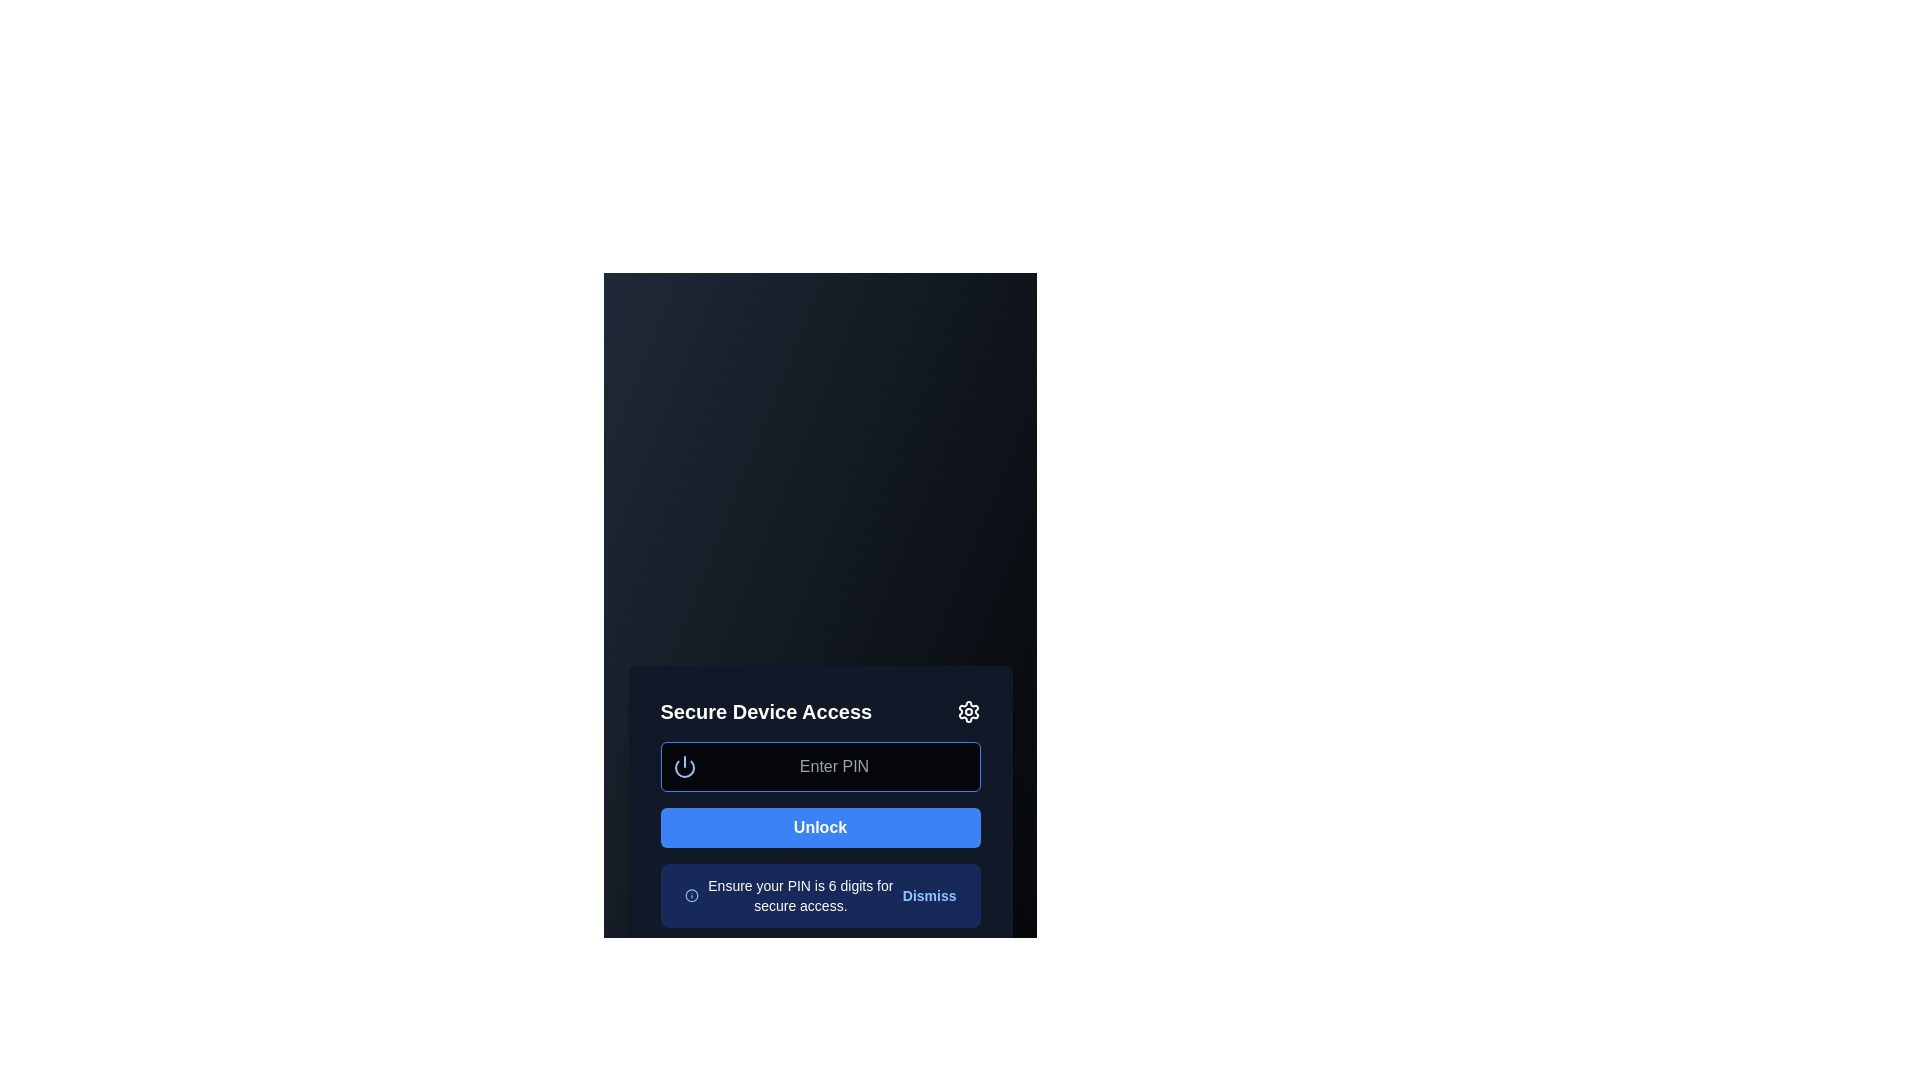  What do you see at coordinates (691, 894) in the screenshot?
I see `the circular graphic element with a blue border located next to the informational icon in the warning section below the 'Unlock' button` at bounding box center [691, 894].